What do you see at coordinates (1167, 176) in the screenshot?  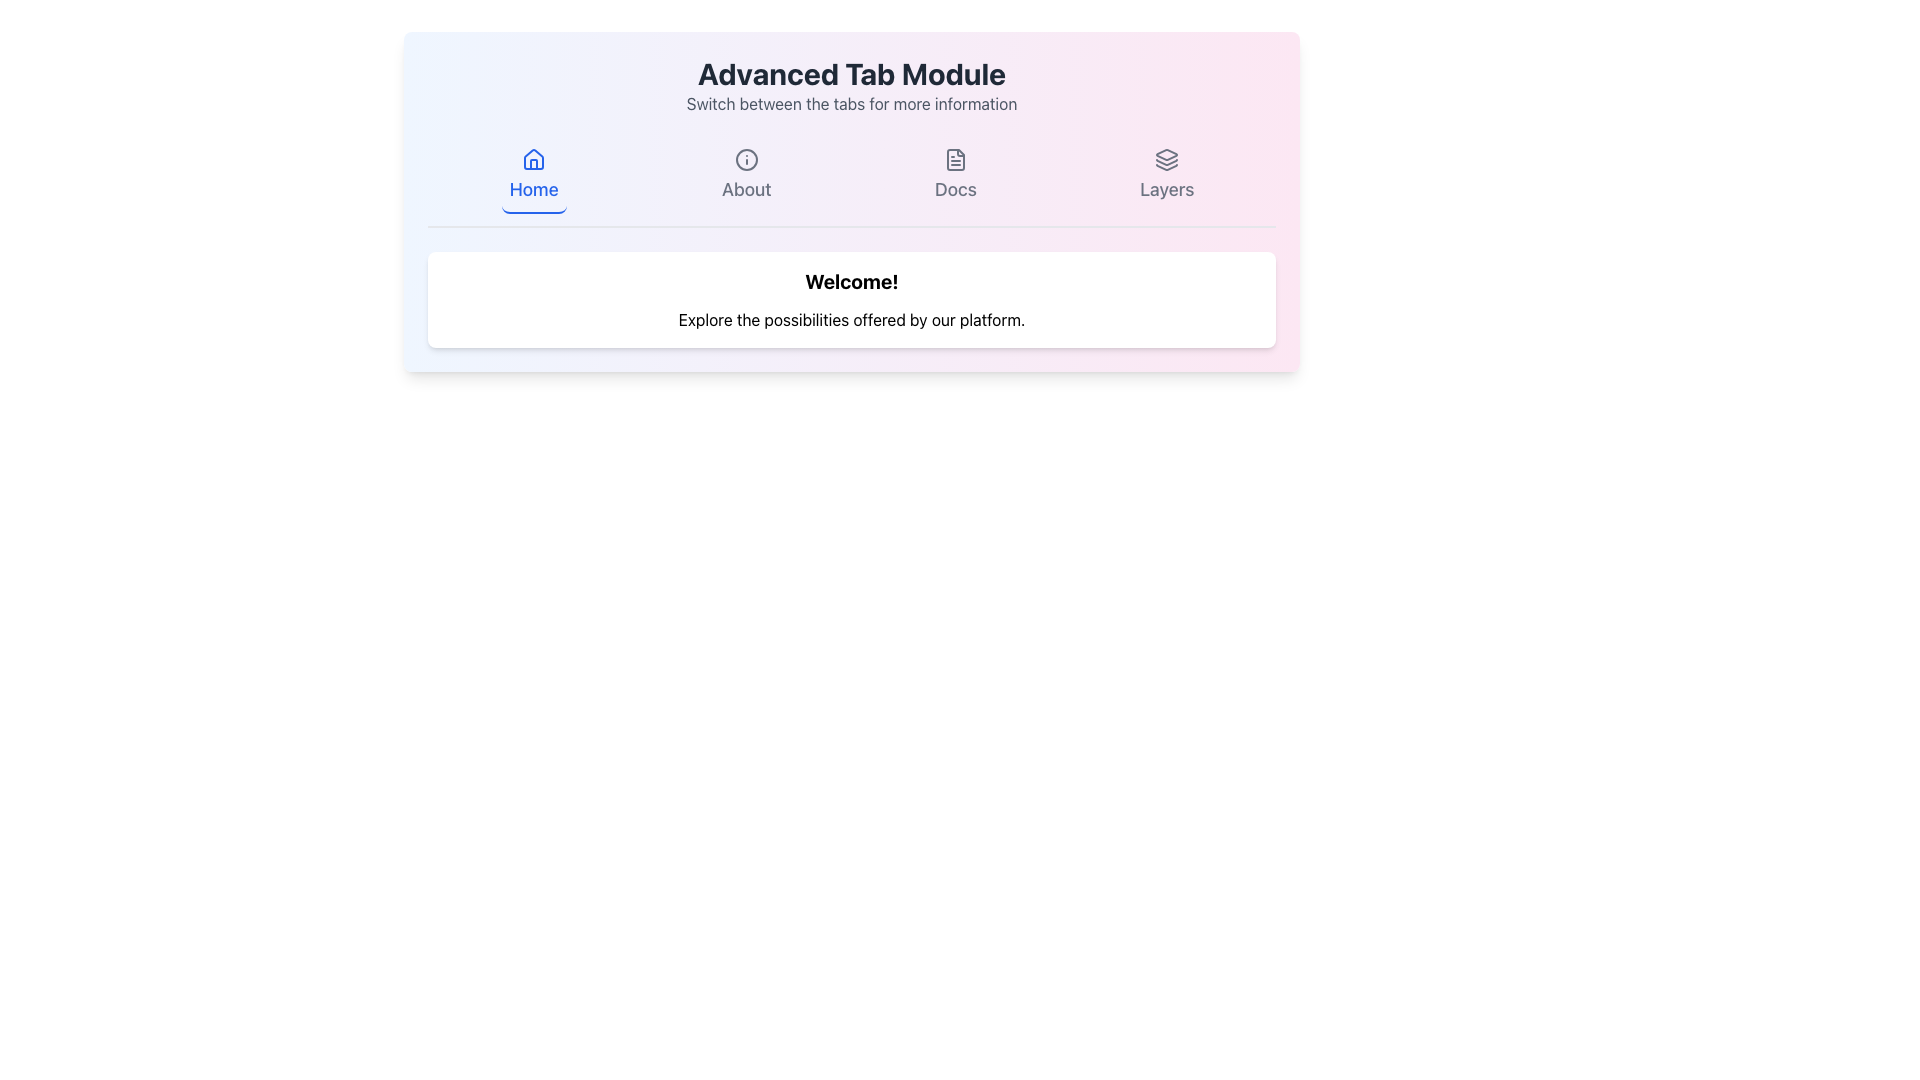 I see `keyboard navigation` at bounding box center [1167, 176].